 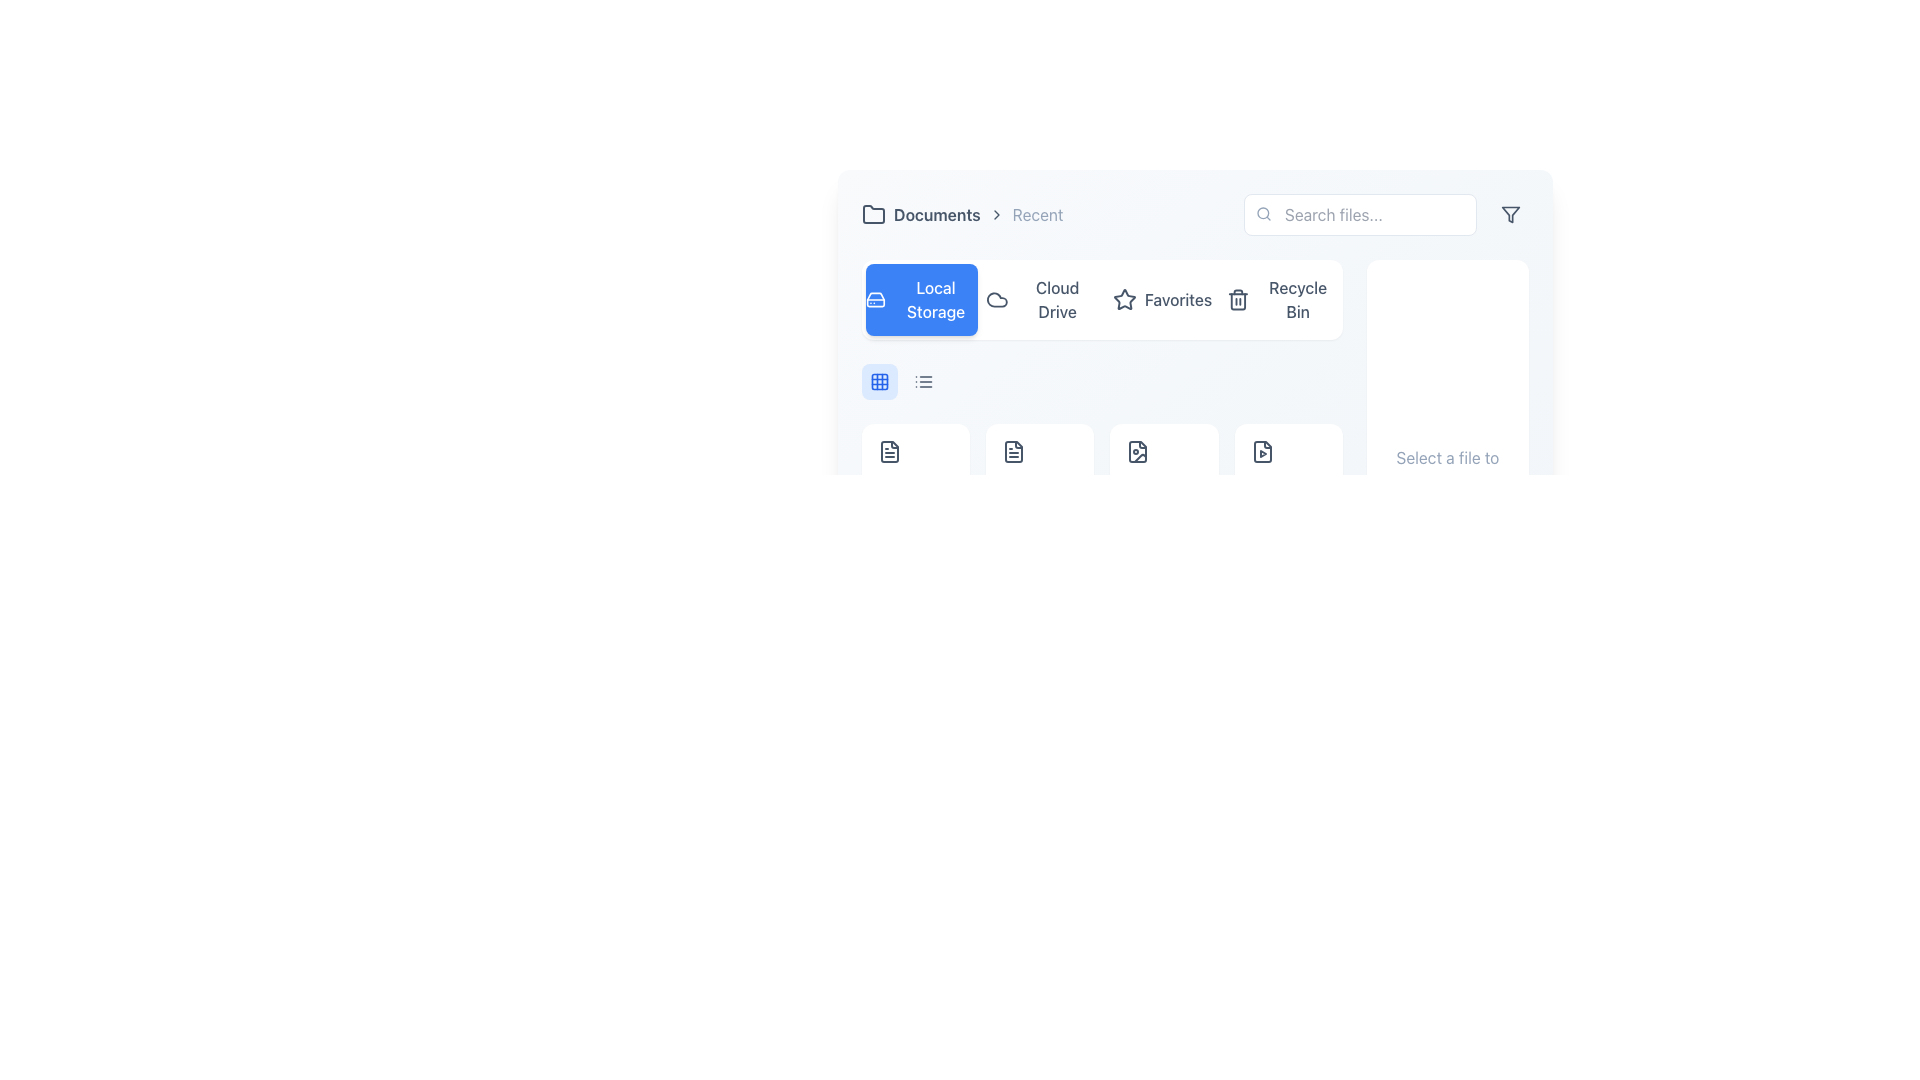 I want to click on the folder icon, which is a minimalistic rectangular design with a tab-like projection, located near the upper-left corner of the interface, adjacent to the 'Documents' breadcrumb and 'Recent' text, so click(x=873, y=213).